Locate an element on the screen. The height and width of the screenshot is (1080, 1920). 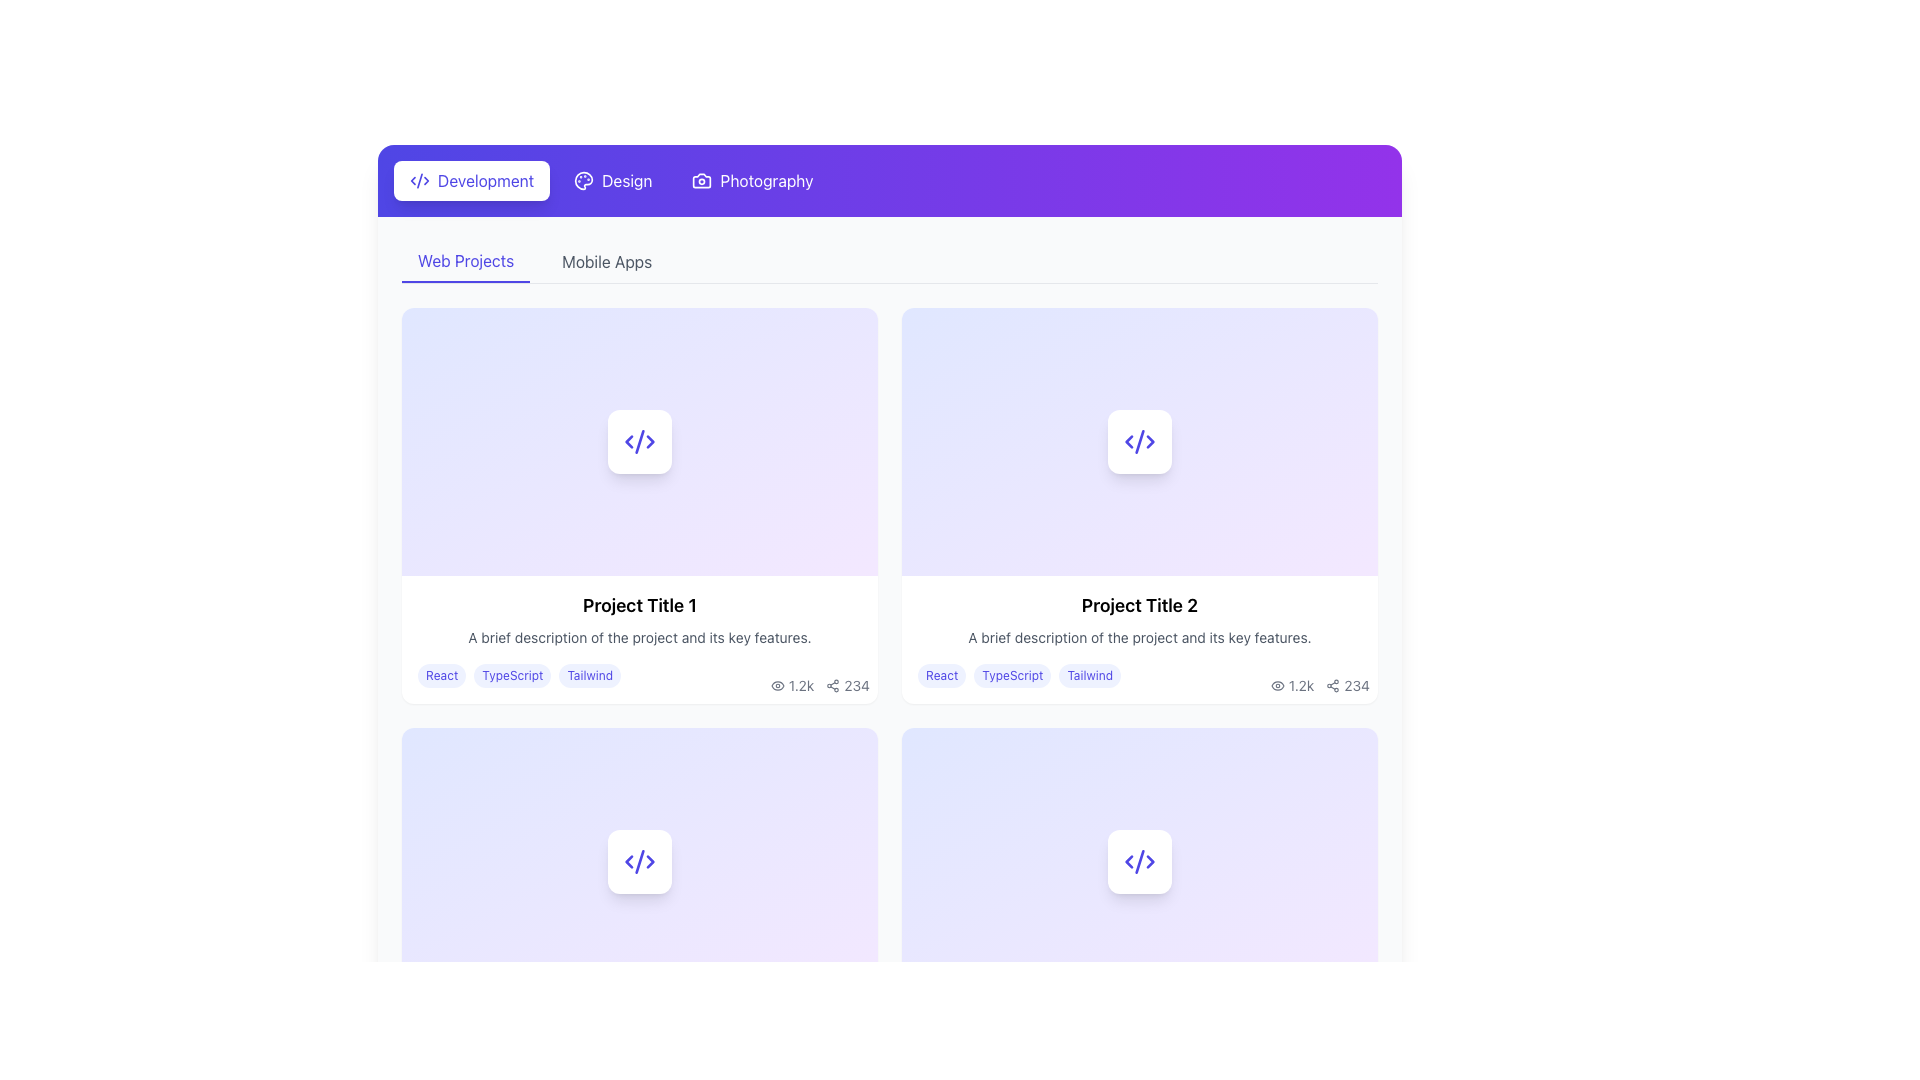
text content of the project details description located in the lower portion of the card element, which provides information about the project title, description, and utilized technologies is located at coordinates (638, 639).